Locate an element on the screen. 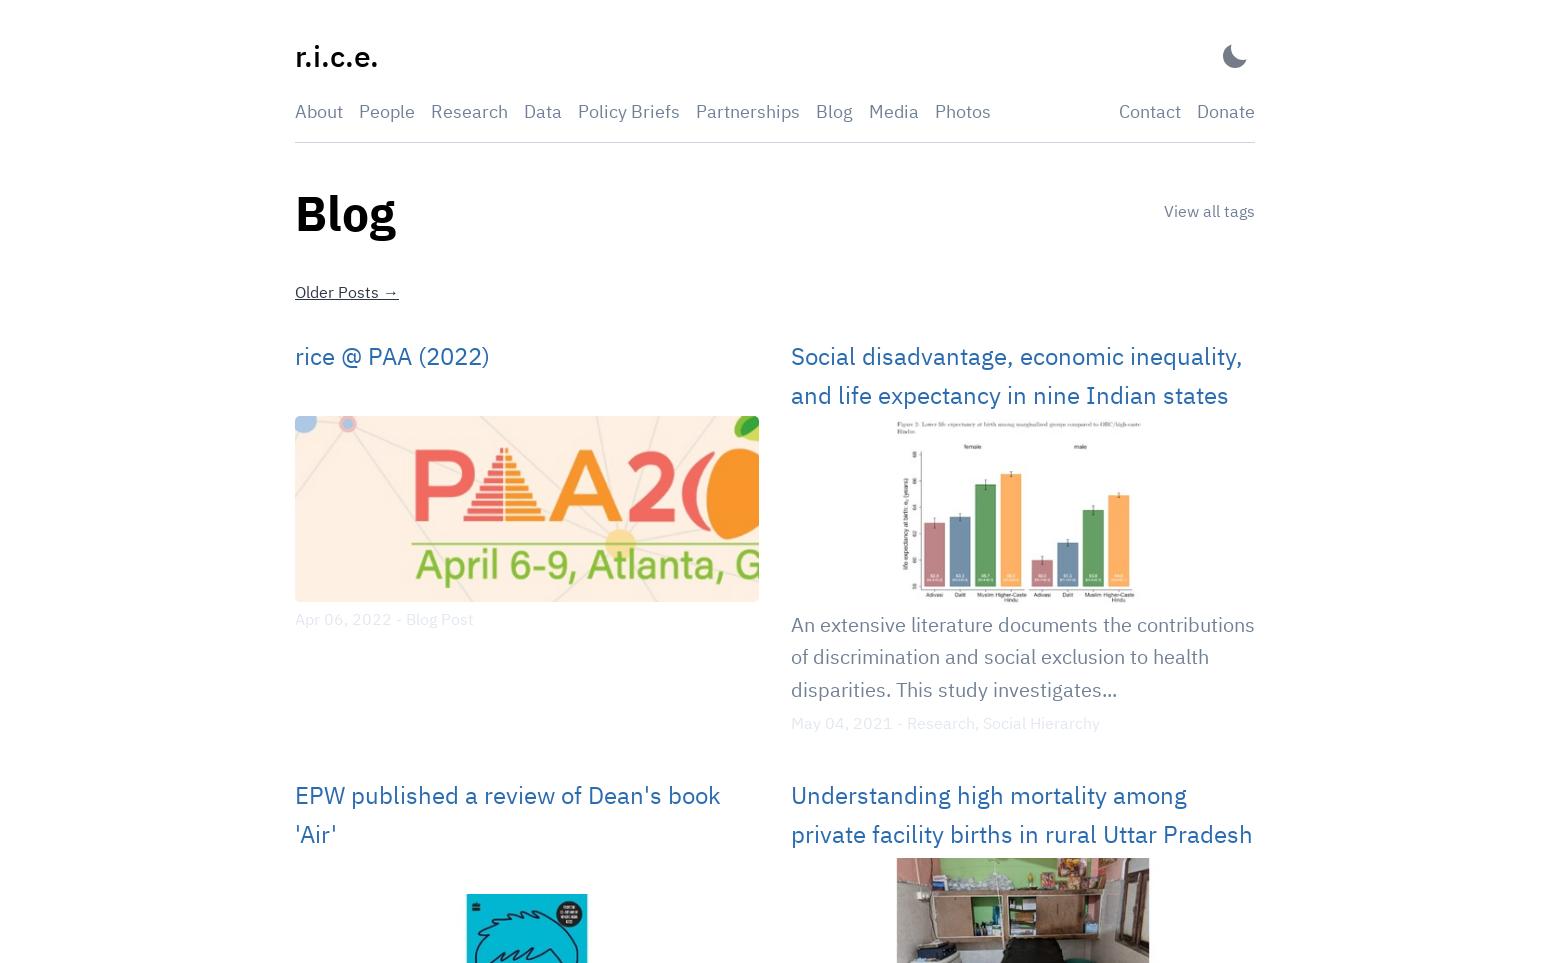 The image size is (1550, 963). 'r.i.c.e.' is located at coordinates (335, 55).